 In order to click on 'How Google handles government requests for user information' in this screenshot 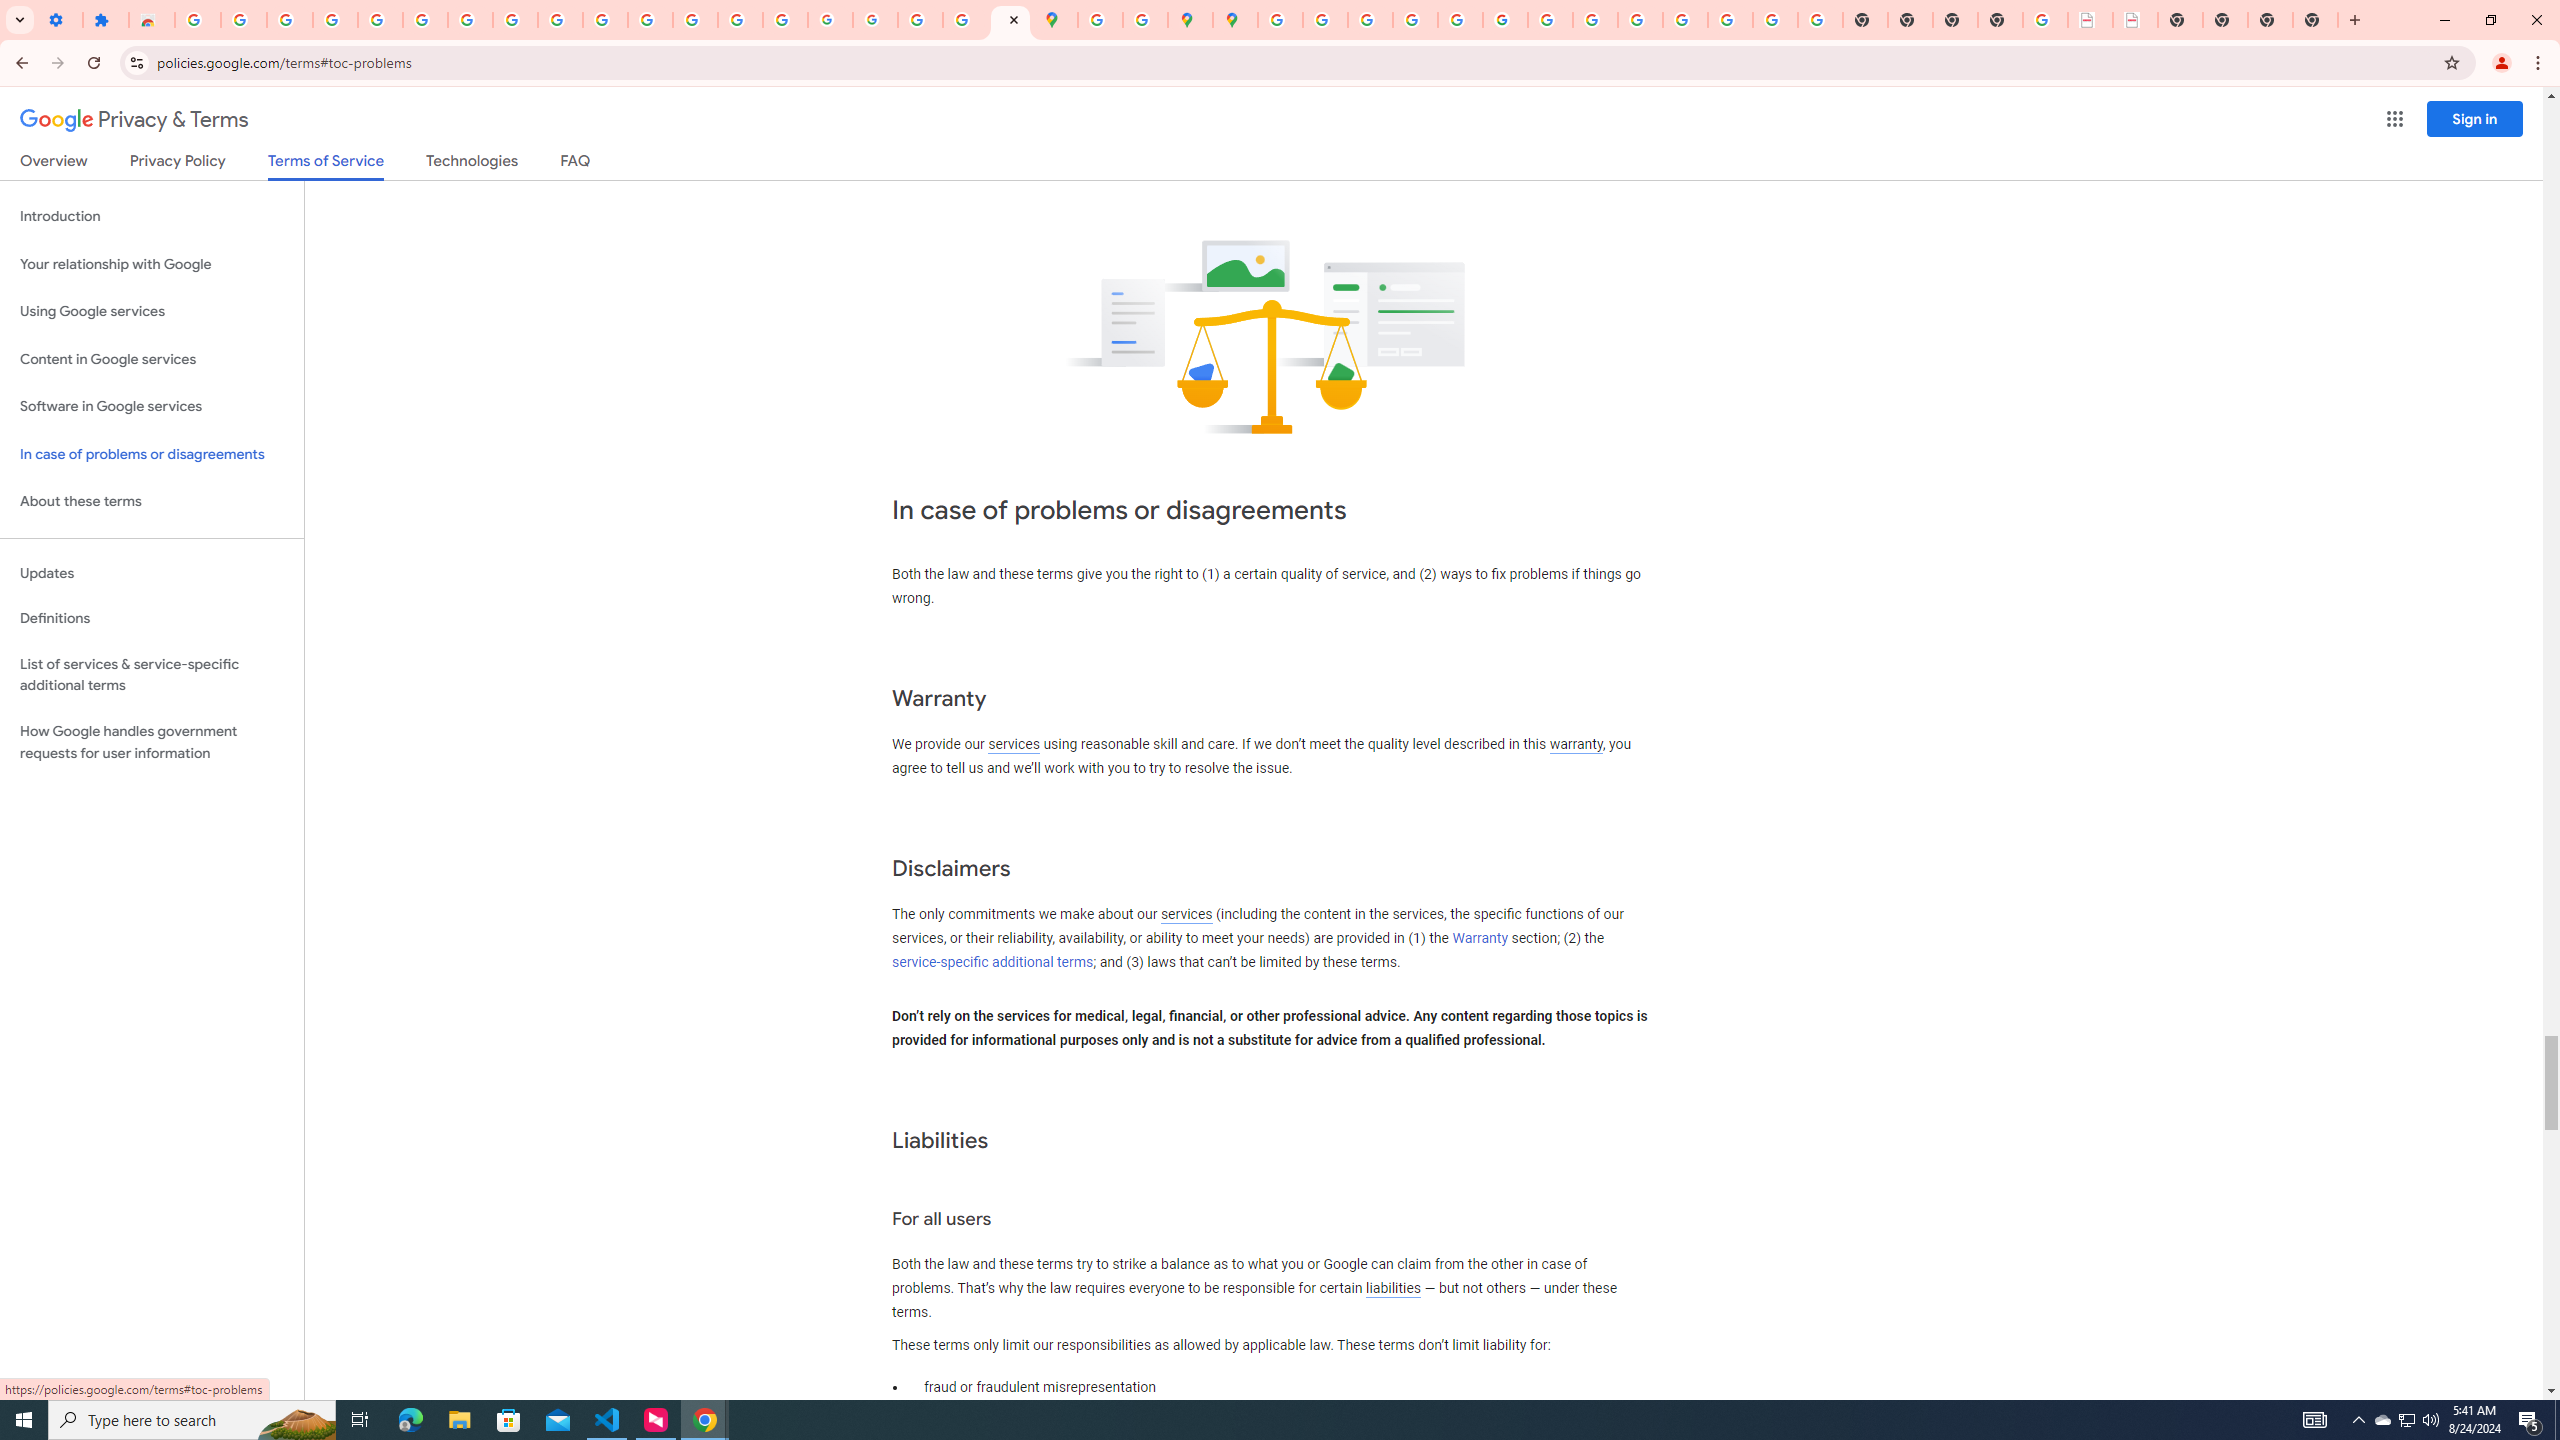, I will do `click(151, 742)`.